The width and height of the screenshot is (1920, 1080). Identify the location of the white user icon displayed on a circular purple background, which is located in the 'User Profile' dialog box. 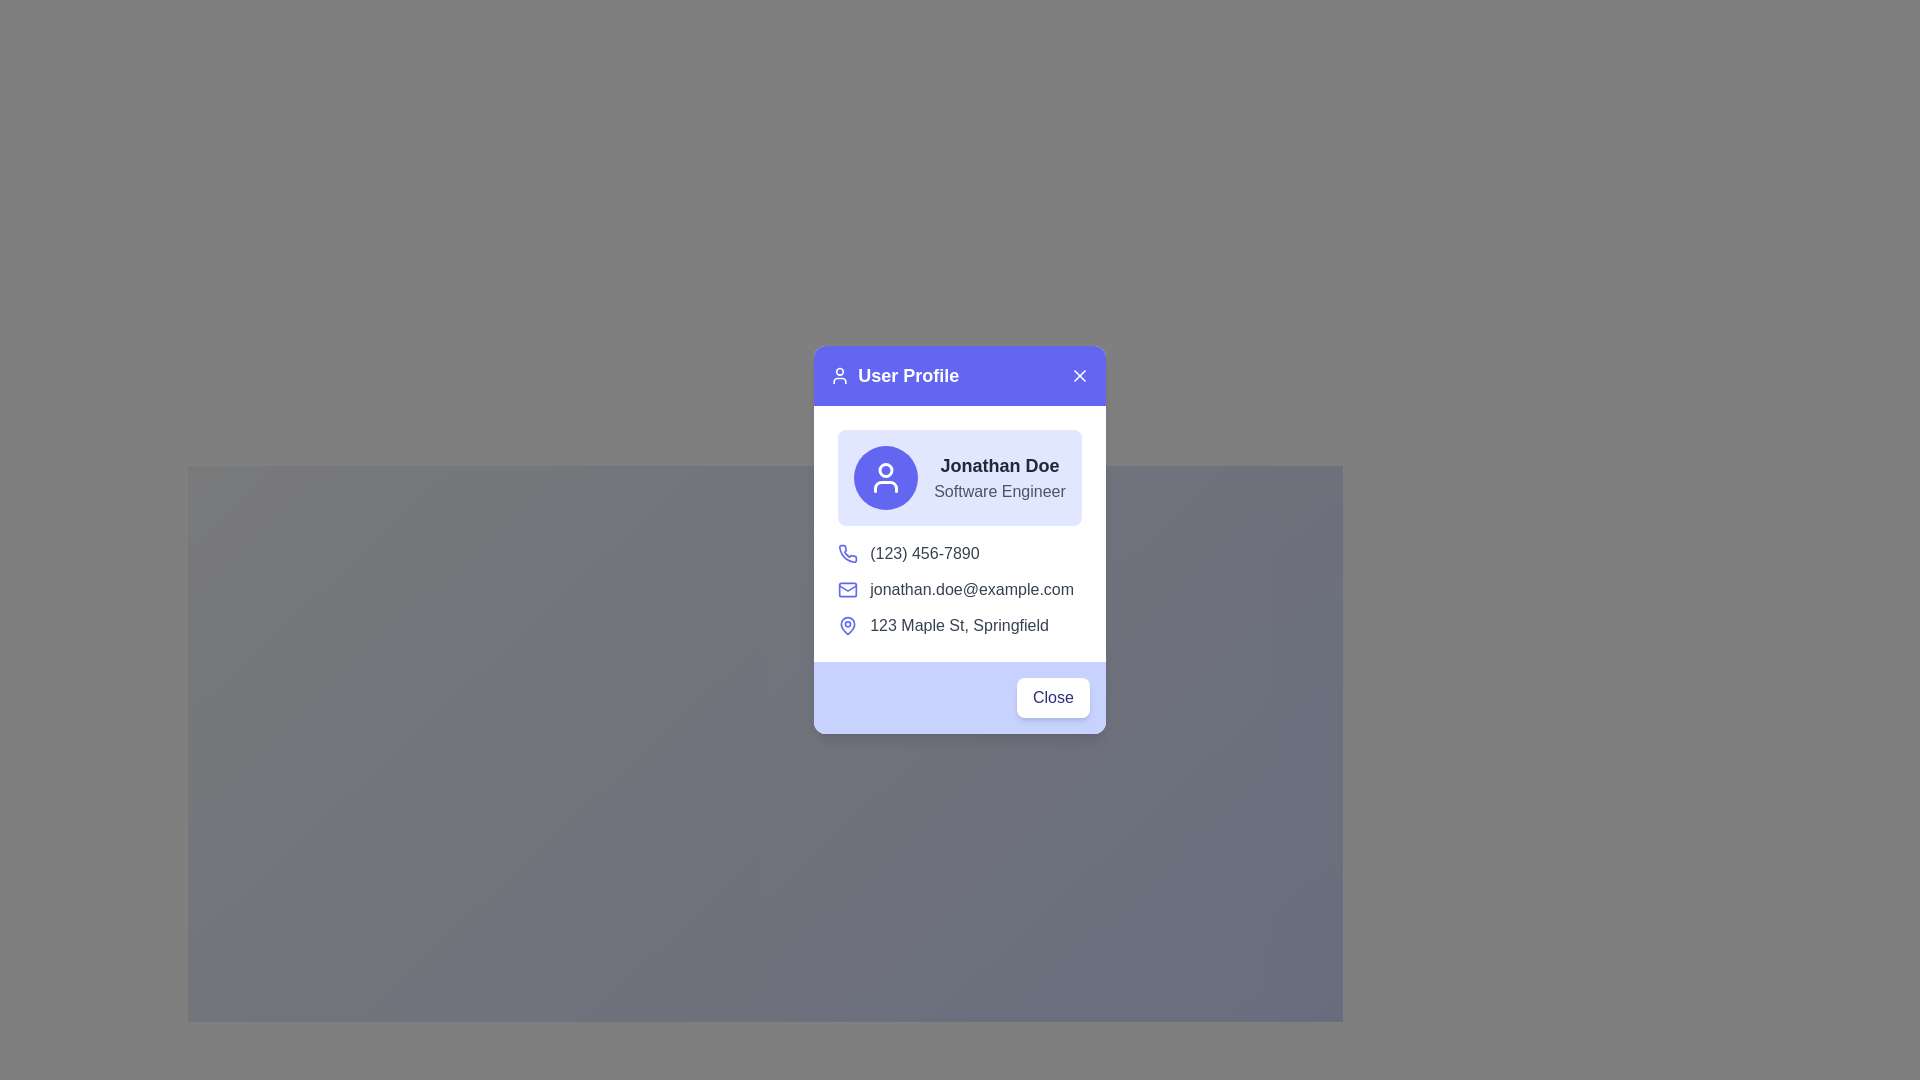
(885, 478).